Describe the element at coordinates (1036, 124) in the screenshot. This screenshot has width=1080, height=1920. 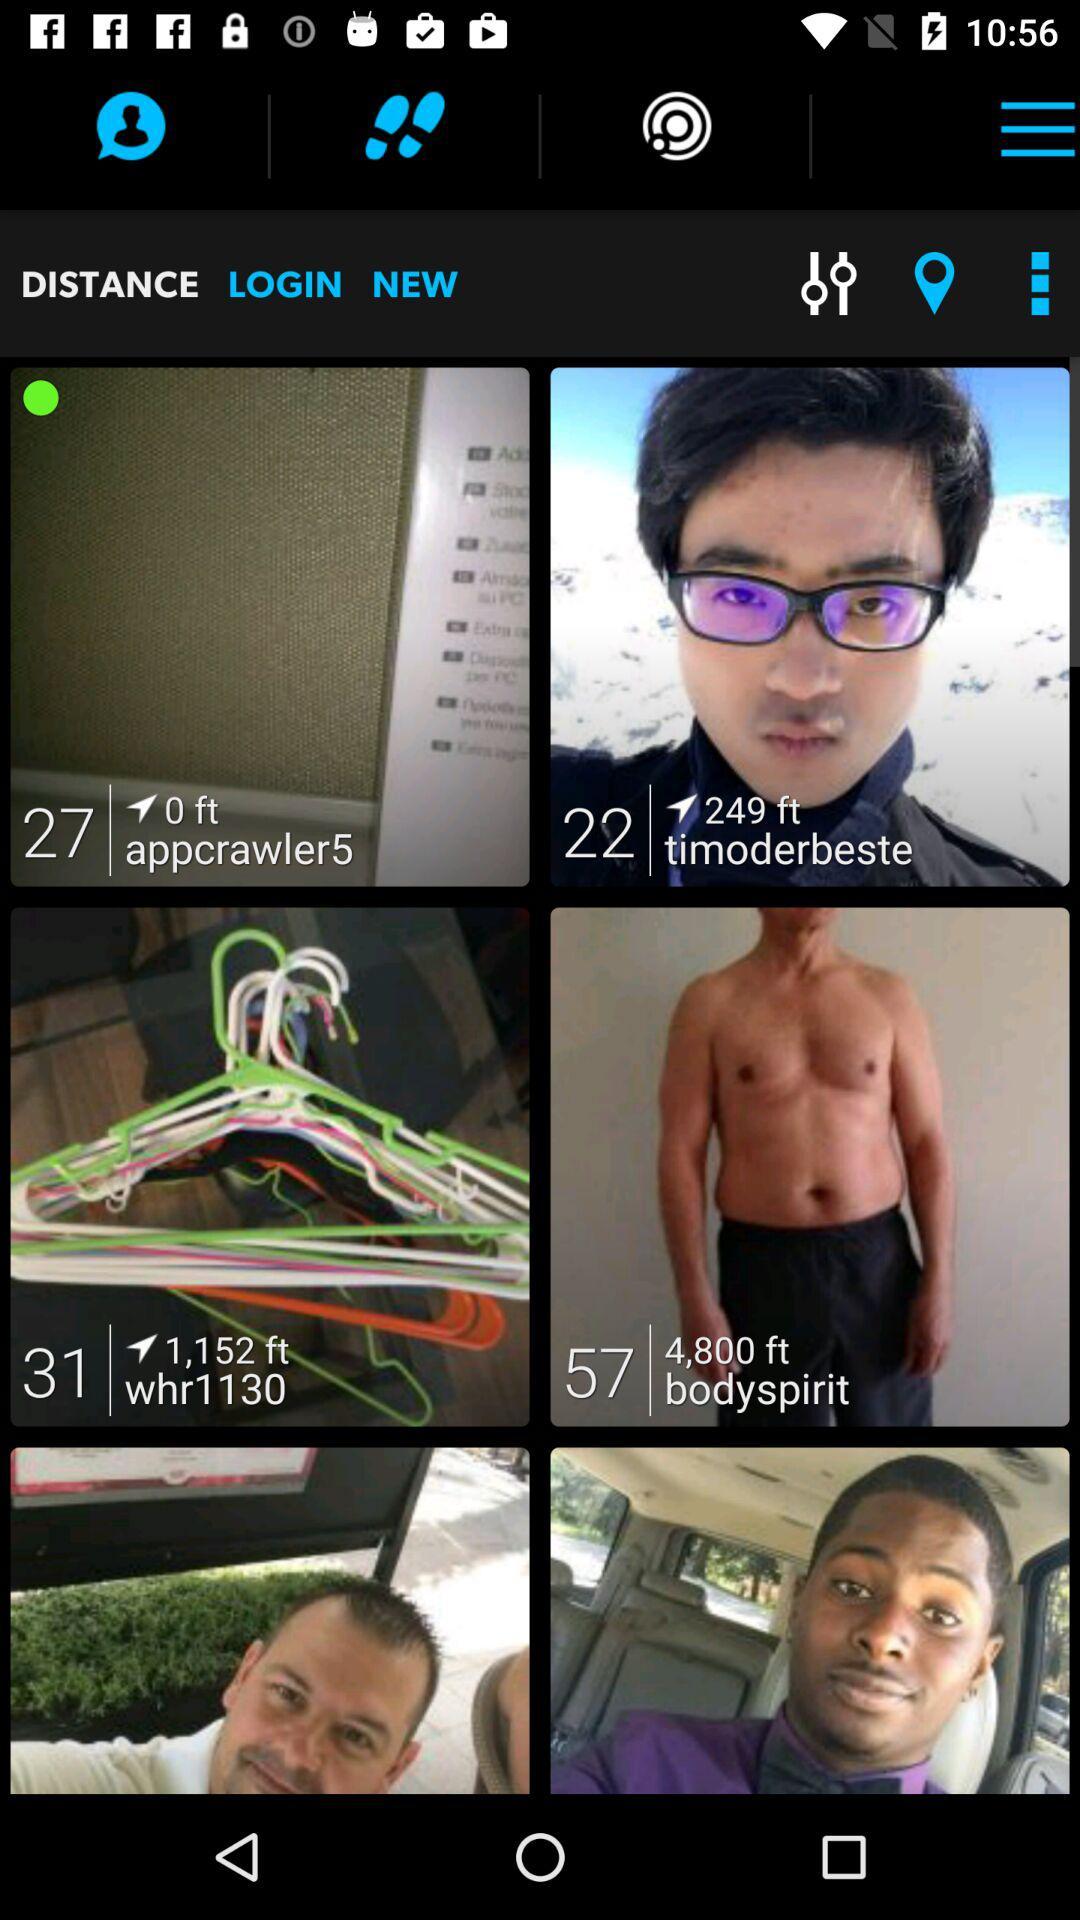
I see `menu` at that location.